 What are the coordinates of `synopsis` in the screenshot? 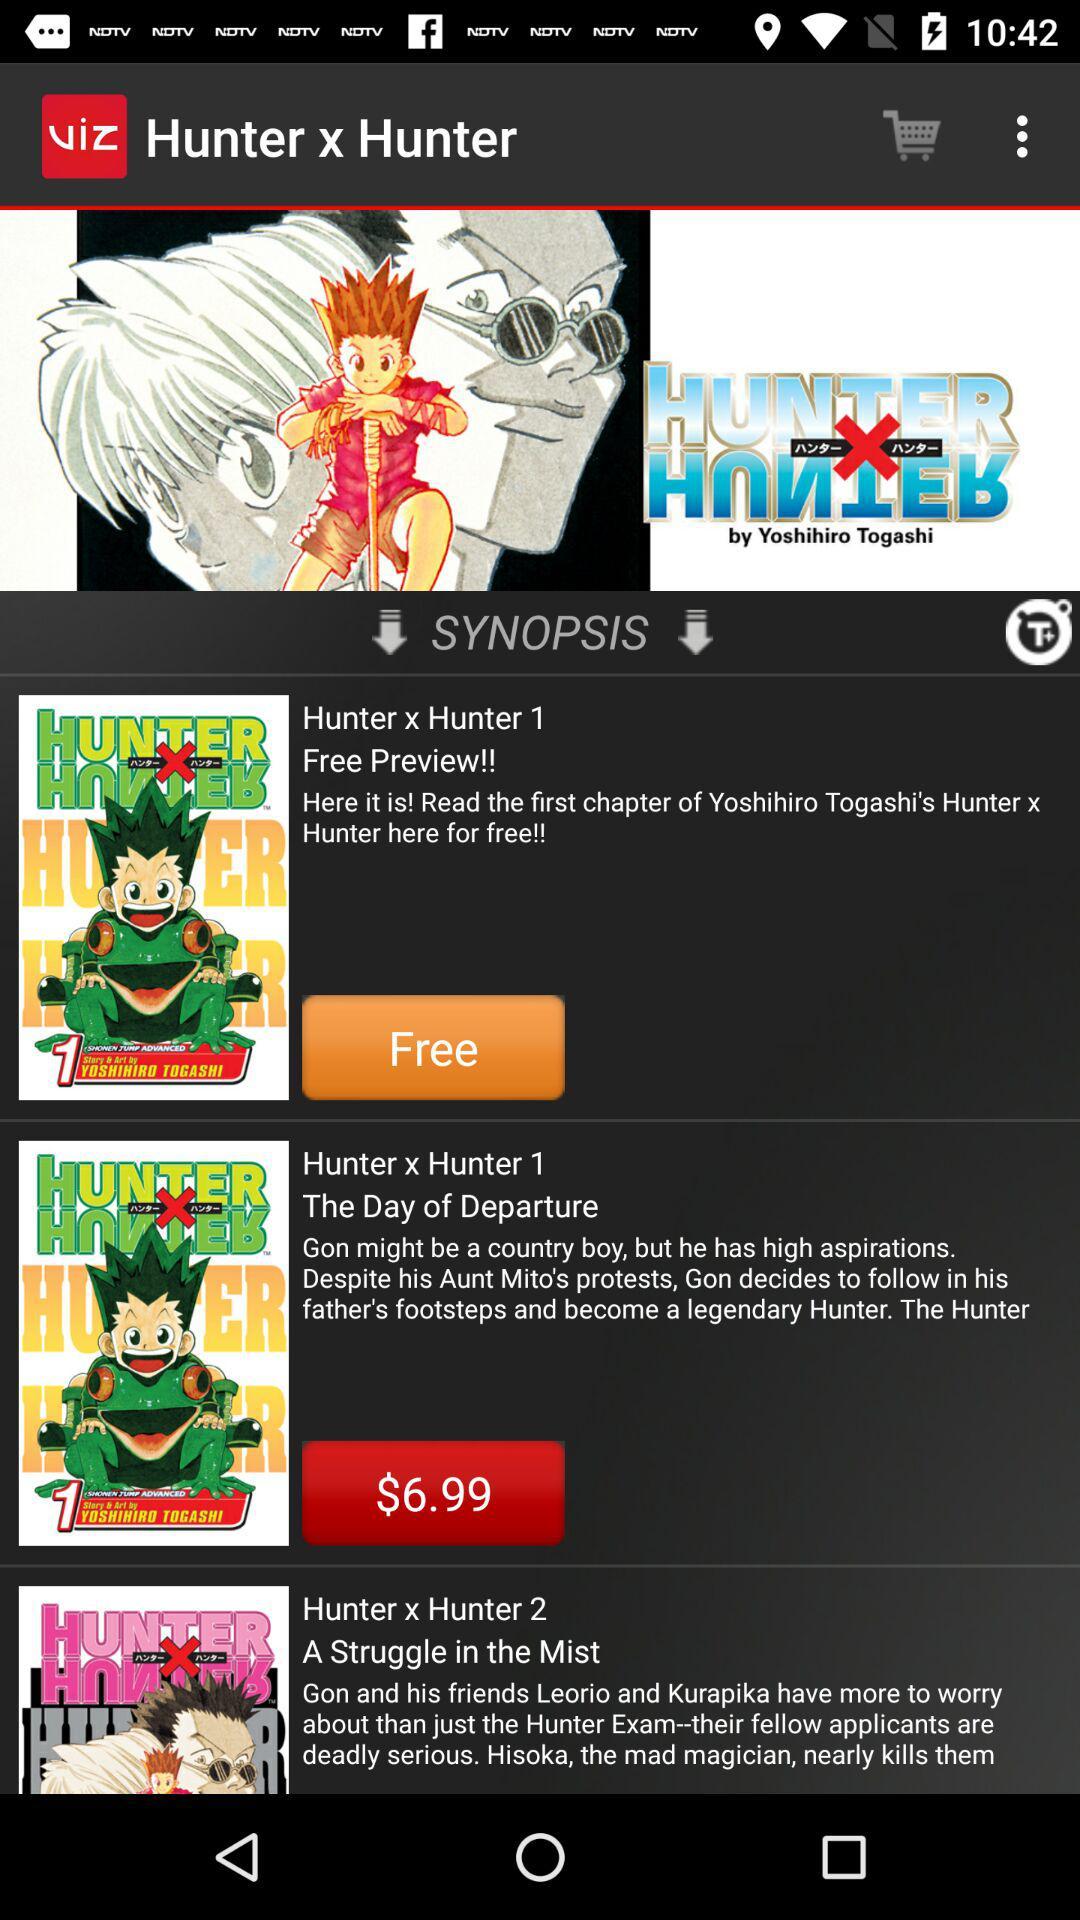 It's located at (540, 630).